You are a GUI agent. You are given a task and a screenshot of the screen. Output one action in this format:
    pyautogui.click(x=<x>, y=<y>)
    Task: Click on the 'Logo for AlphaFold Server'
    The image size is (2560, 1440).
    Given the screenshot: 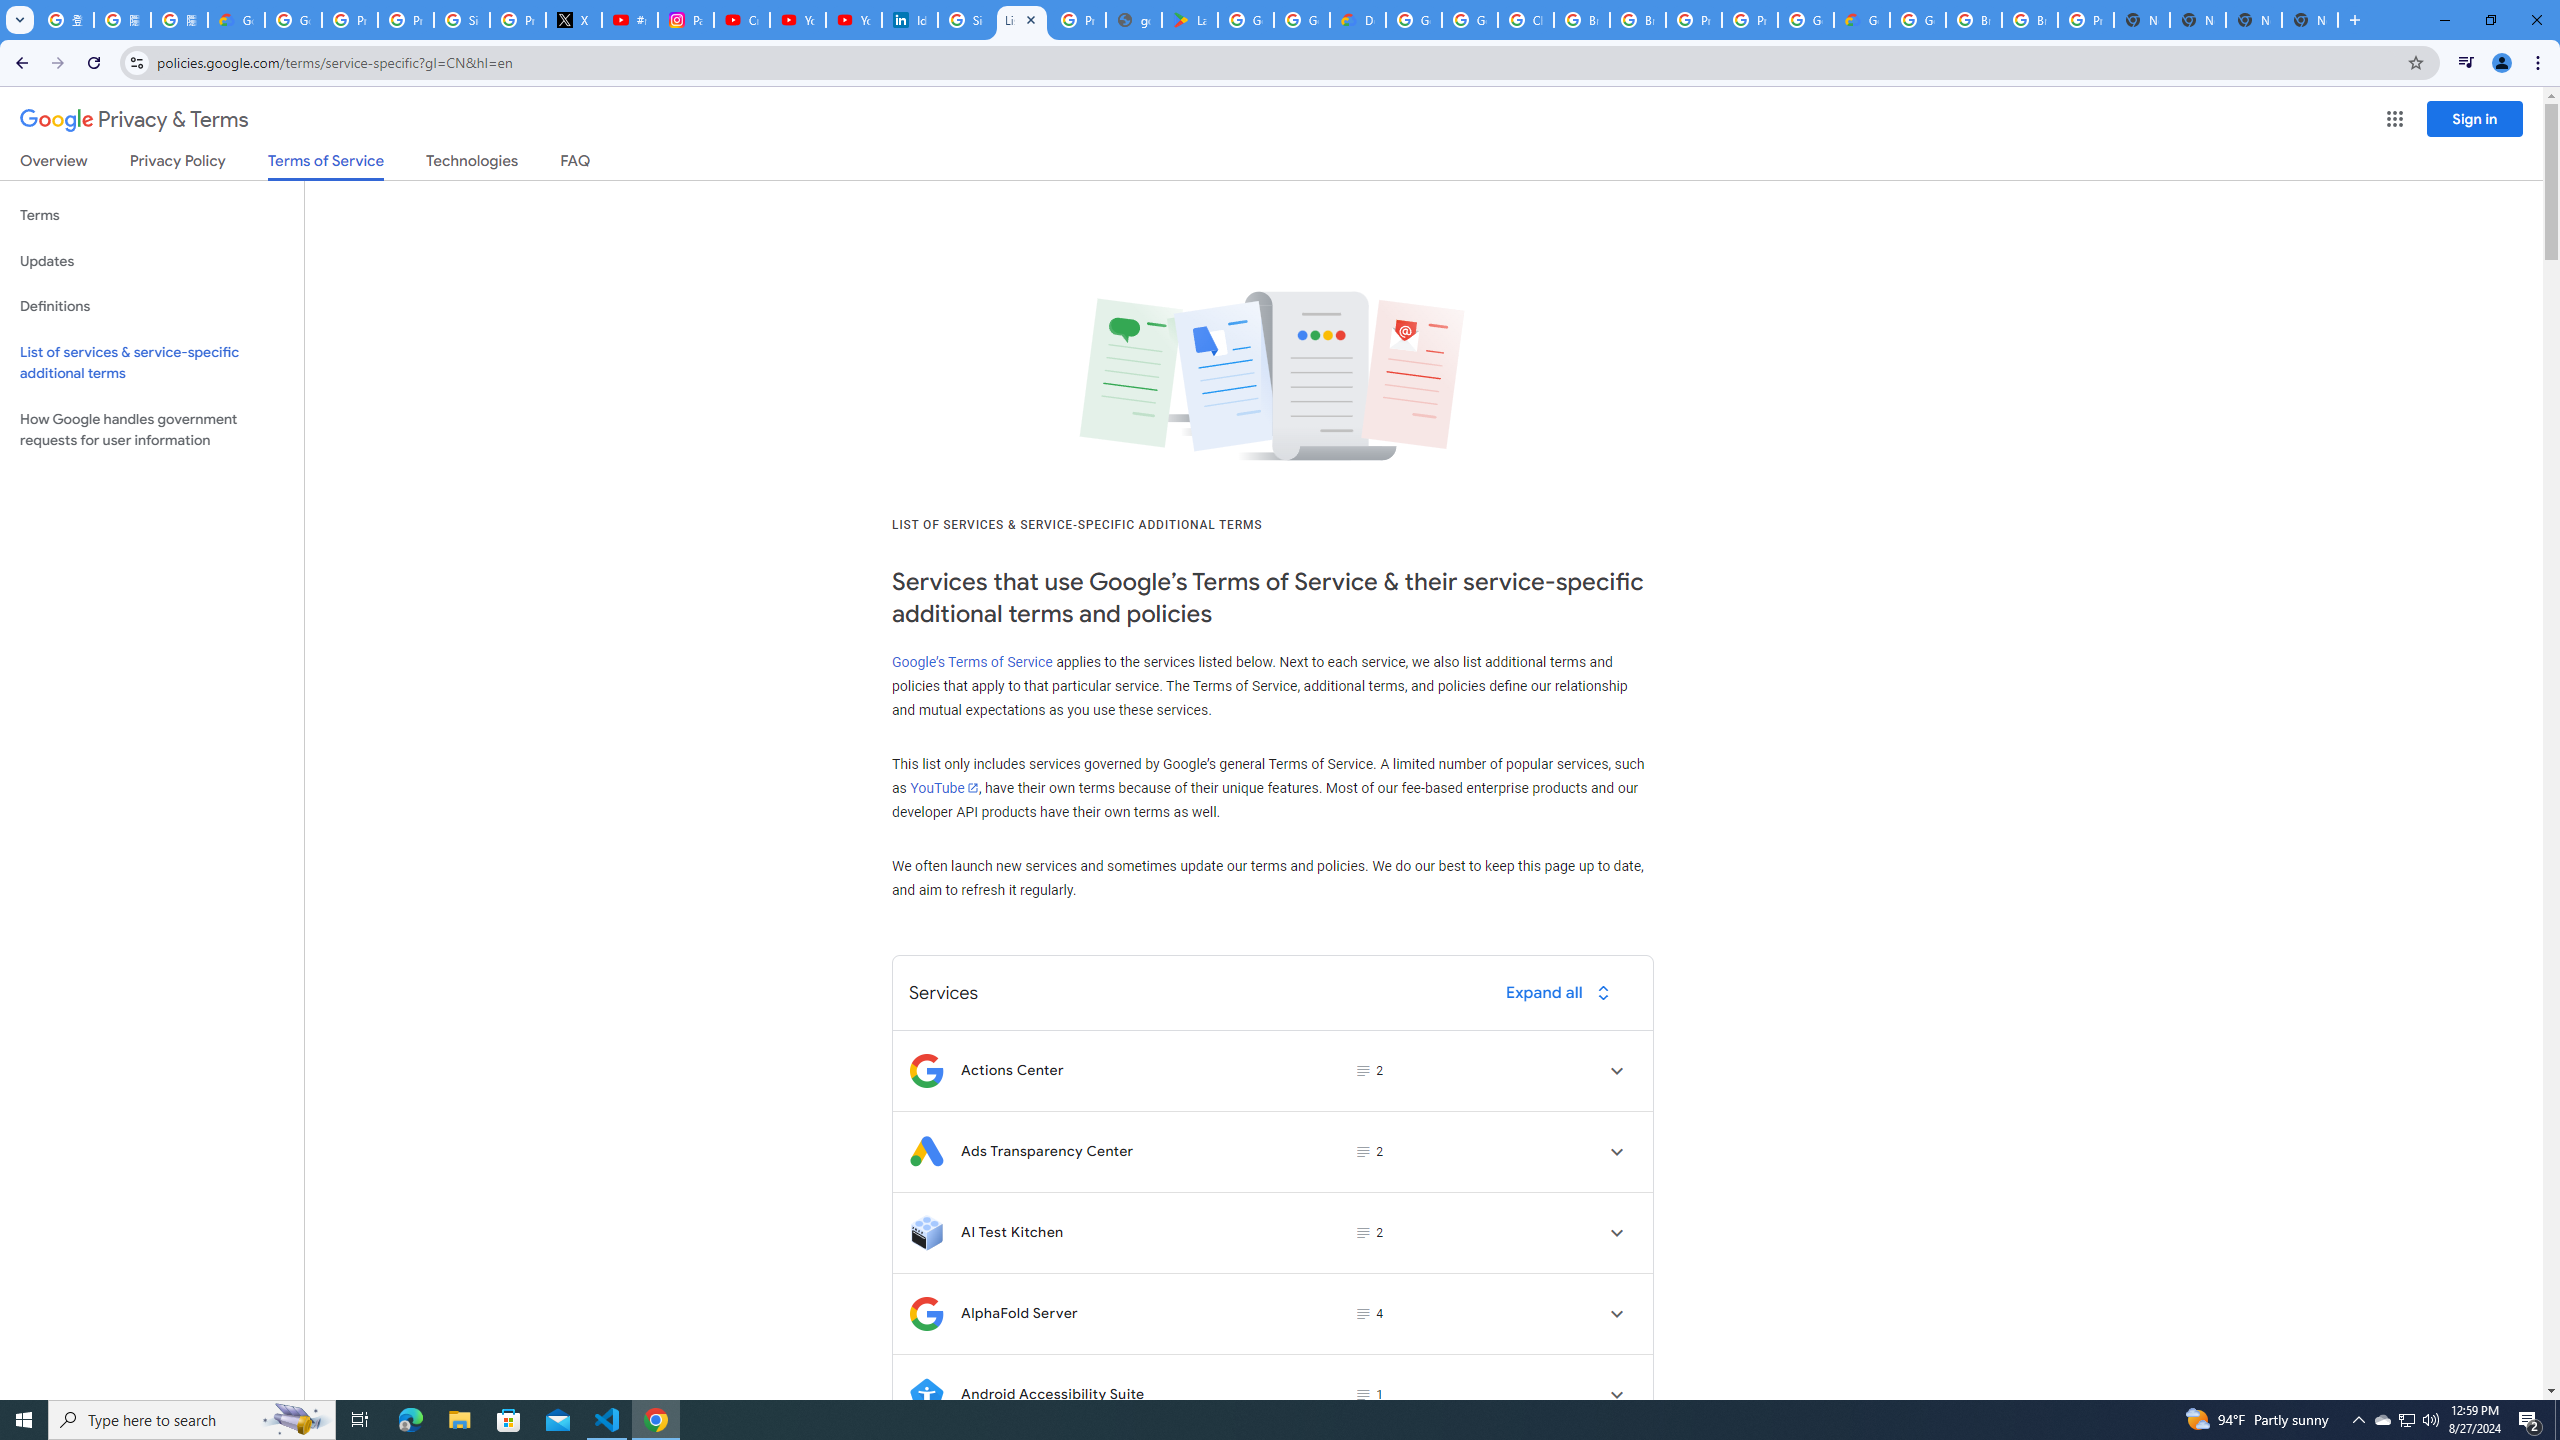 What is the action you would take?
    pyautogui.click(x=925, y=1313)
    